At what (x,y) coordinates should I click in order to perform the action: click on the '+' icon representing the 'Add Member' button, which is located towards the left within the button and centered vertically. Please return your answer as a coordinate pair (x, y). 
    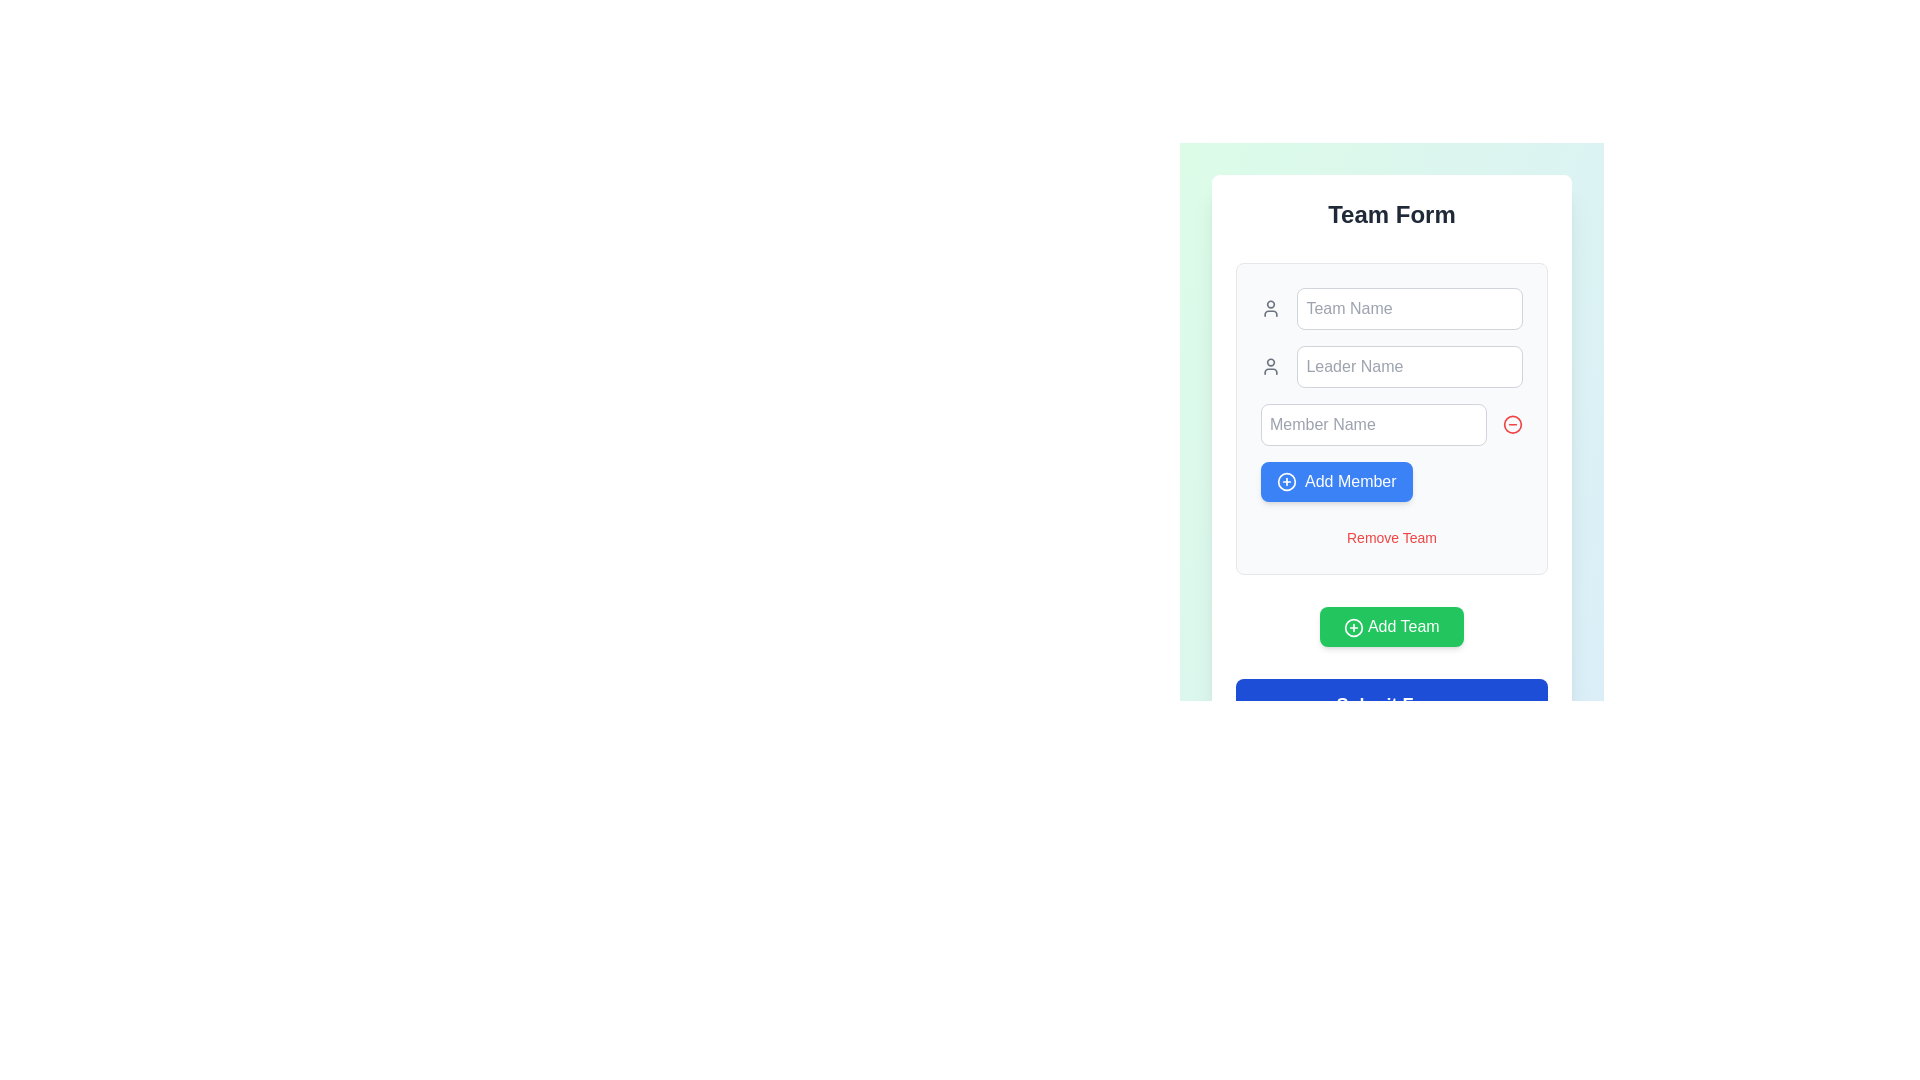
    Looking at the image, I should click on (1286, 482).